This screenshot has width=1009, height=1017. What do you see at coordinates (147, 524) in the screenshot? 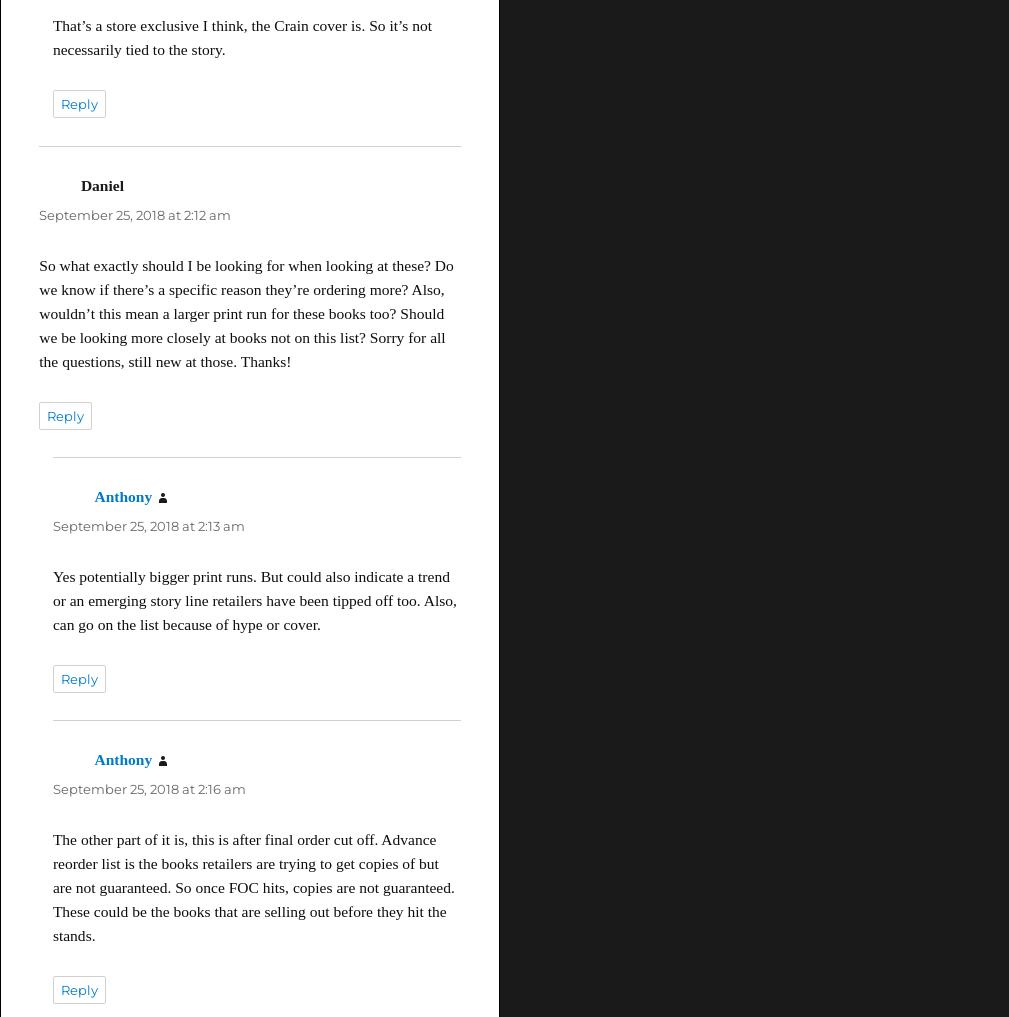
I see `'September 25, 2018 at 2:13 am'` at bounding box center [147, 524].